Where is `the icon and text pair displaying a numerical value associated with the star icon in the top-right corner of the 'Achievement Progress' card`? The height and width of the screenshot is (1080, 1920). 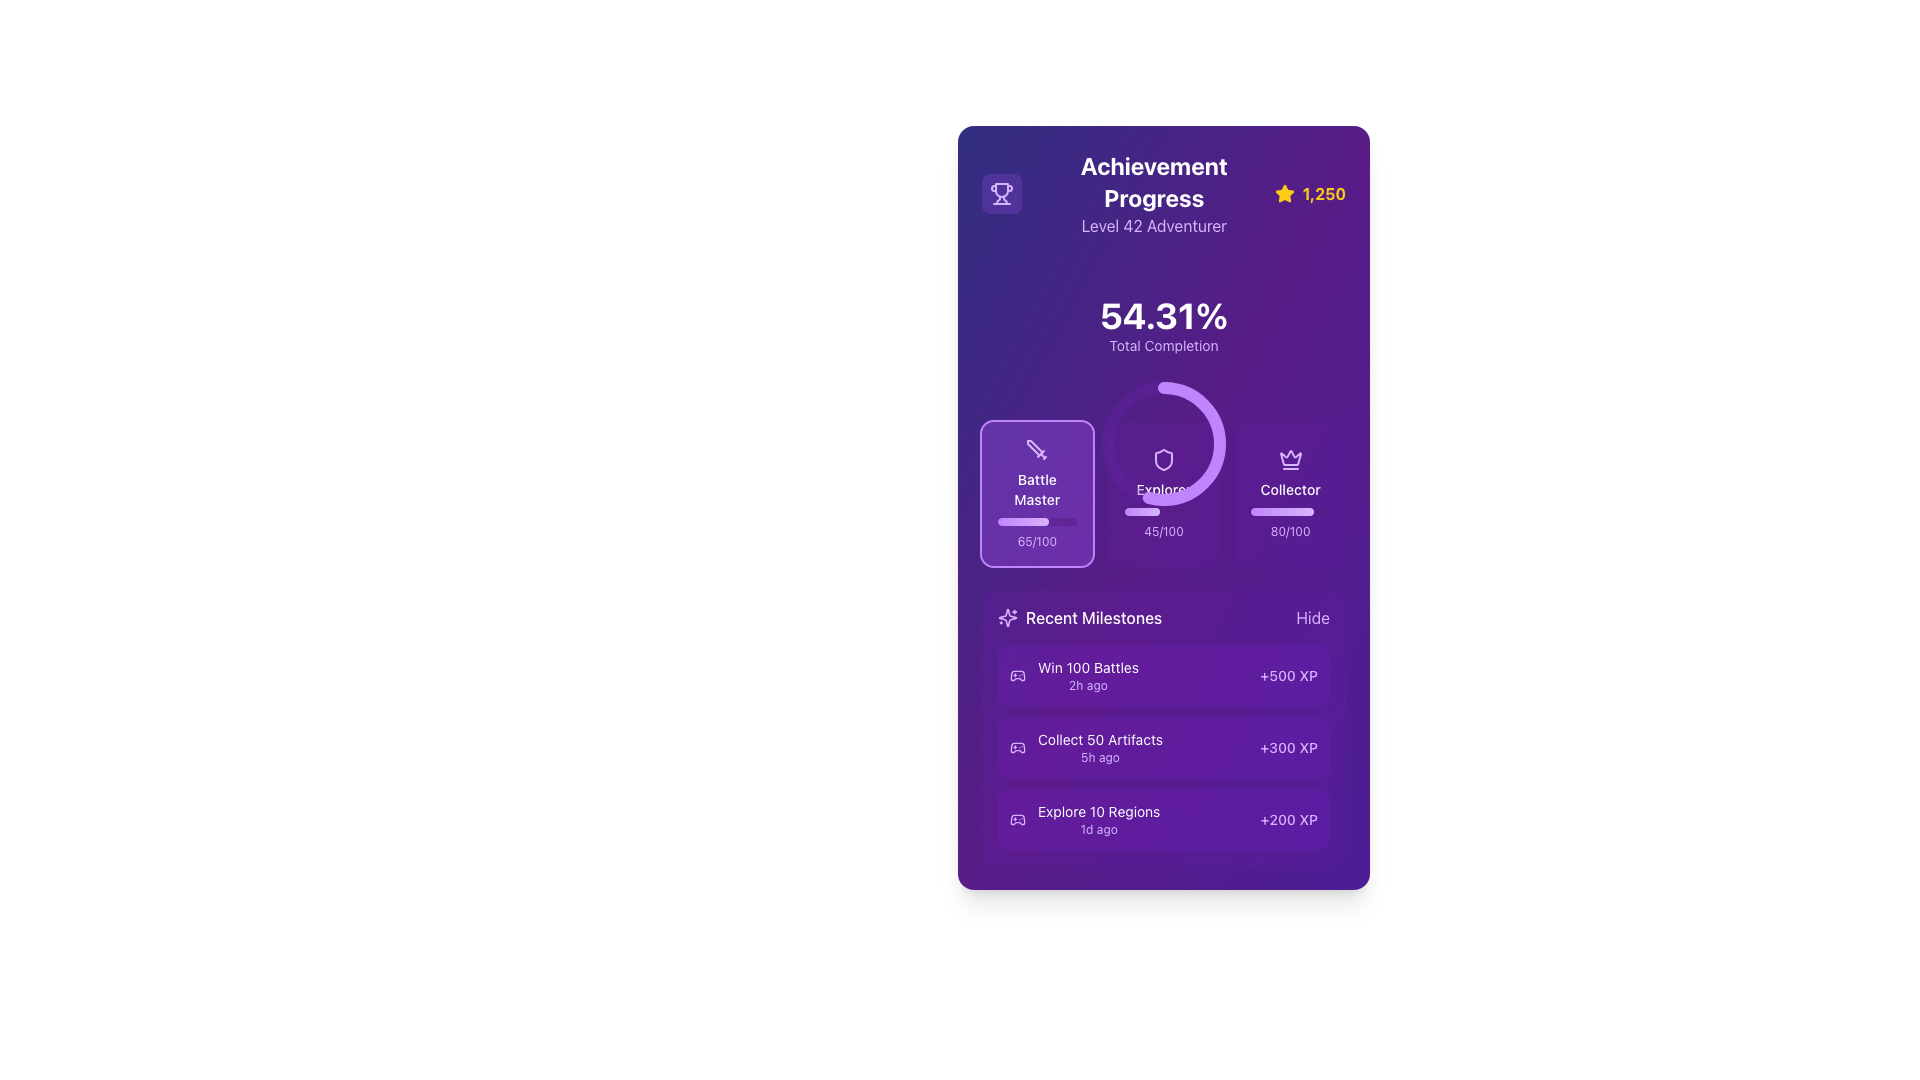 the icon and text pair displaying a numerical value associated with the star icon in the top-right corner of the 'Achievement Progress' card is located at coordinates (1310, 193).